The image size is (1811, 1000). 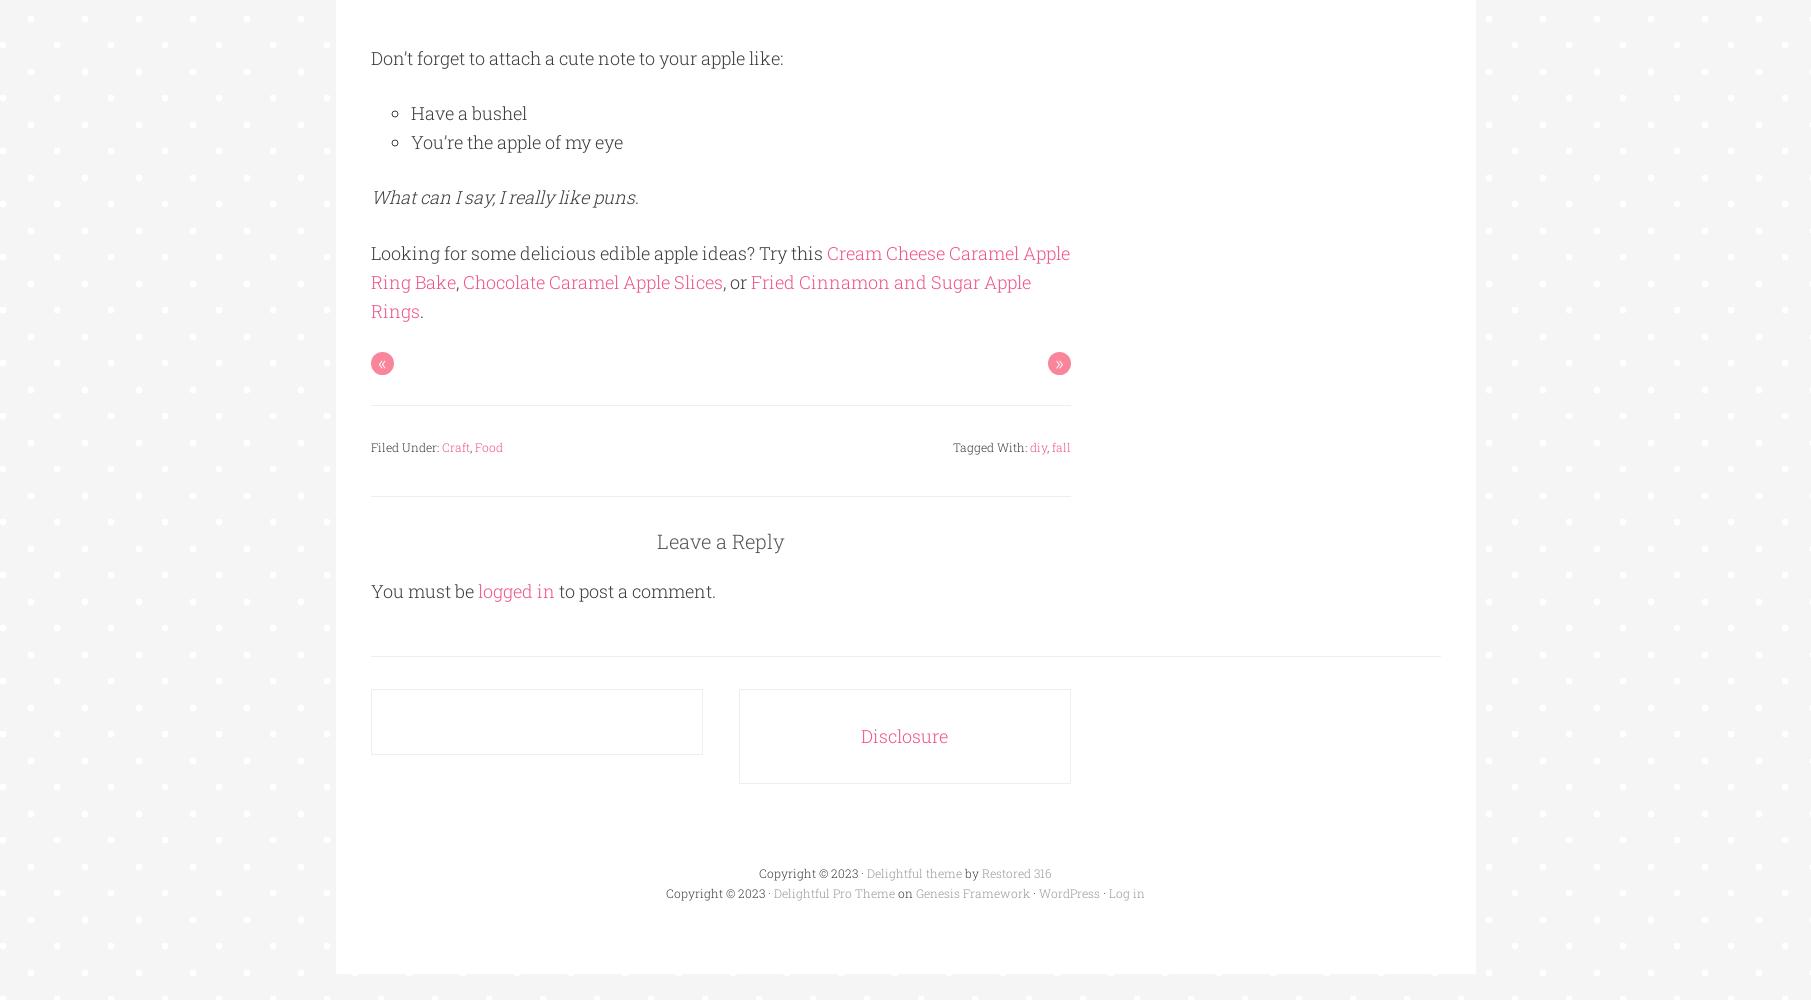 I want to click on 'Log in', so click(x=1108, y=892).